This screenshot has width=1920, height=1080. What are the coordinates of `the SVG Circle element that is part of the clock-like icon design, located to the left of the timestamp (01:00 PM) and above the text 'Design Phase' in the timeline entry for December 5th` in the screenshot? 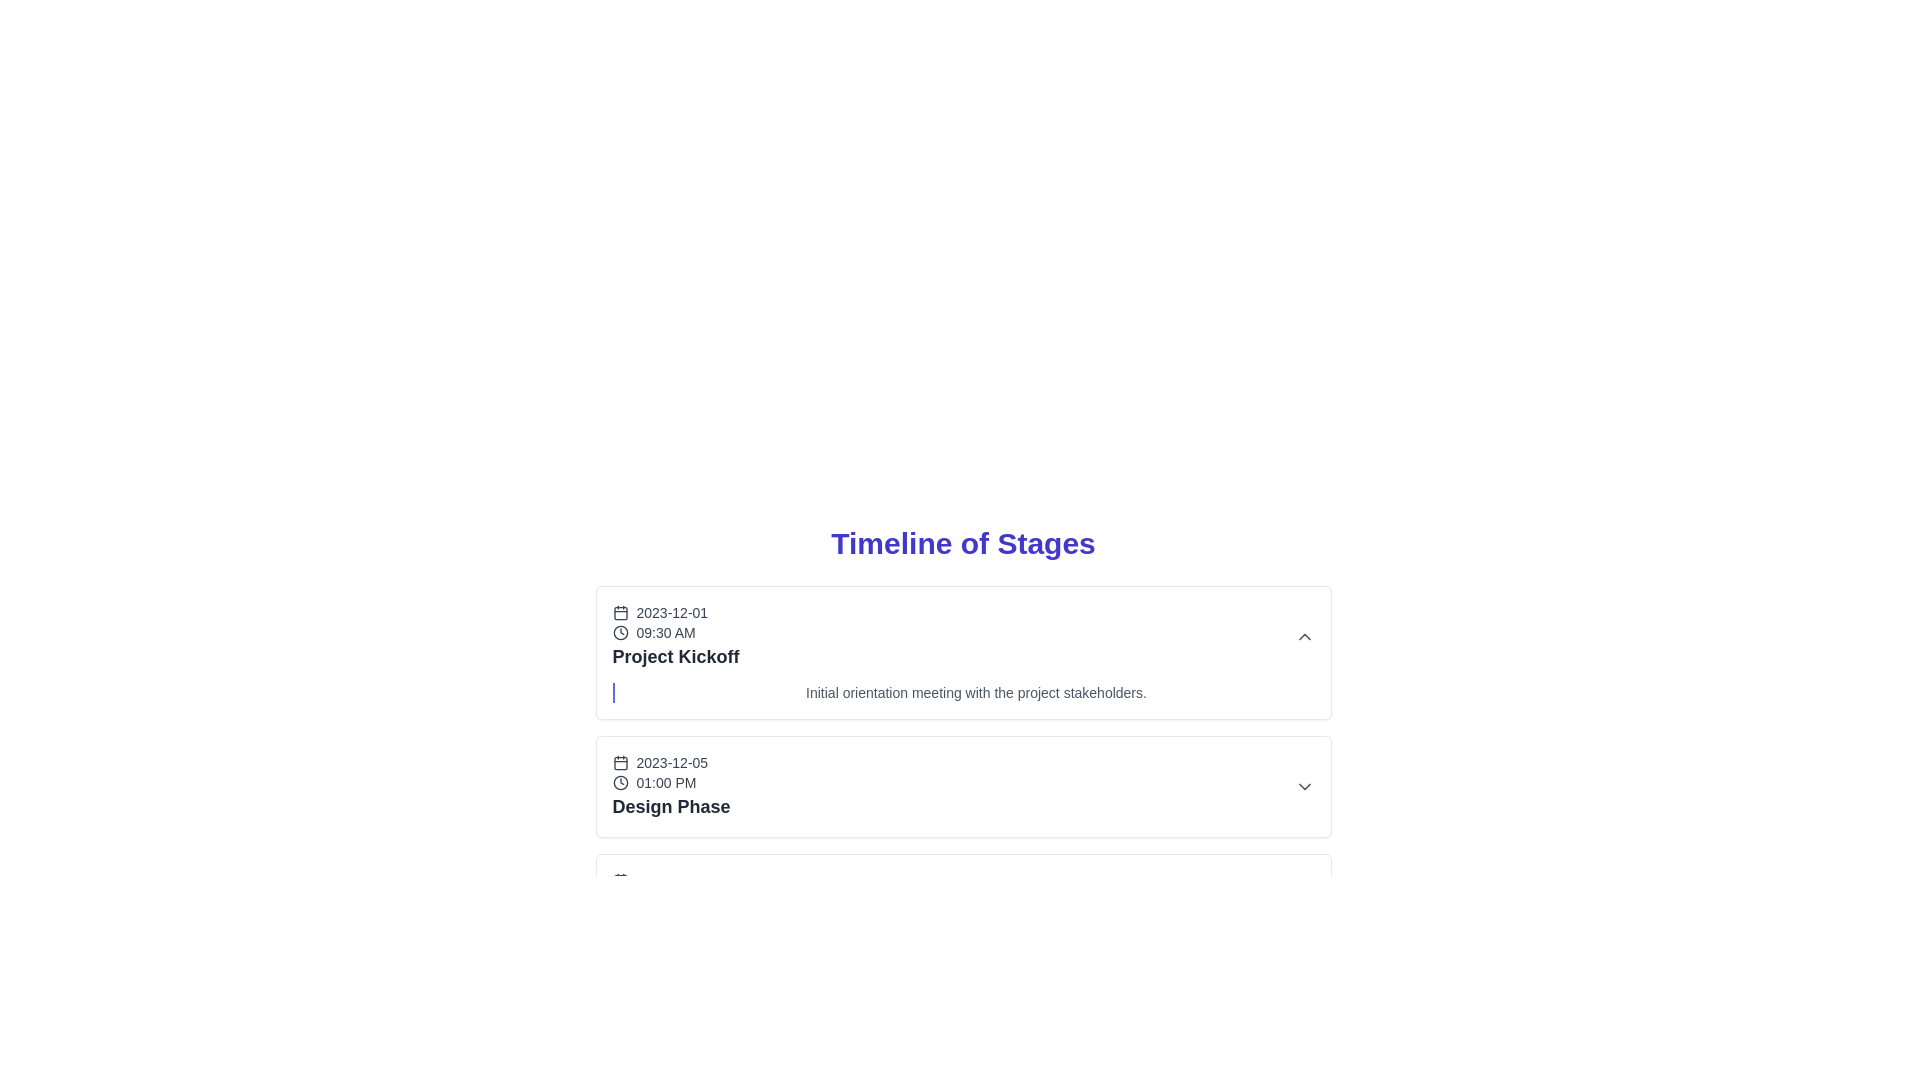 It's located at (619, 782).